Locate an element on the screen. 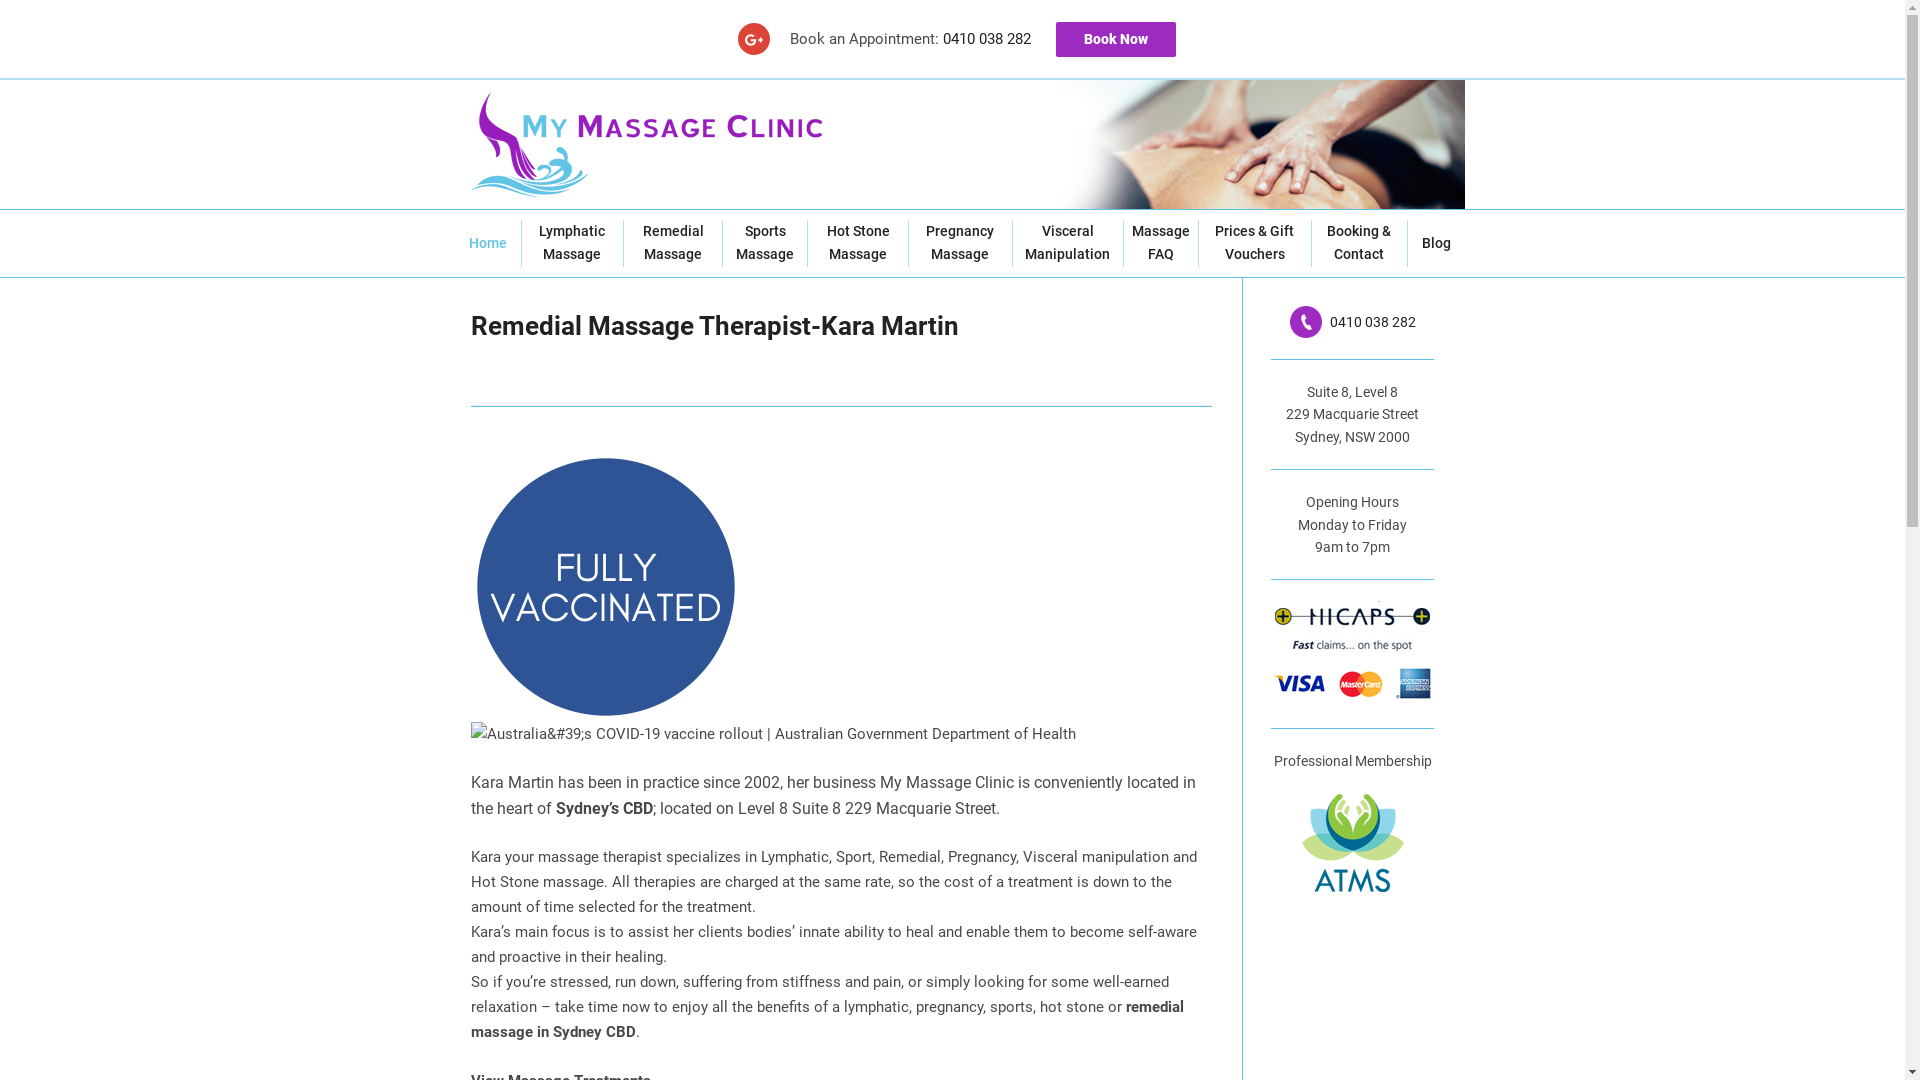  'Prices & Gift Vouchers' is located at coordinates (1253, 242).